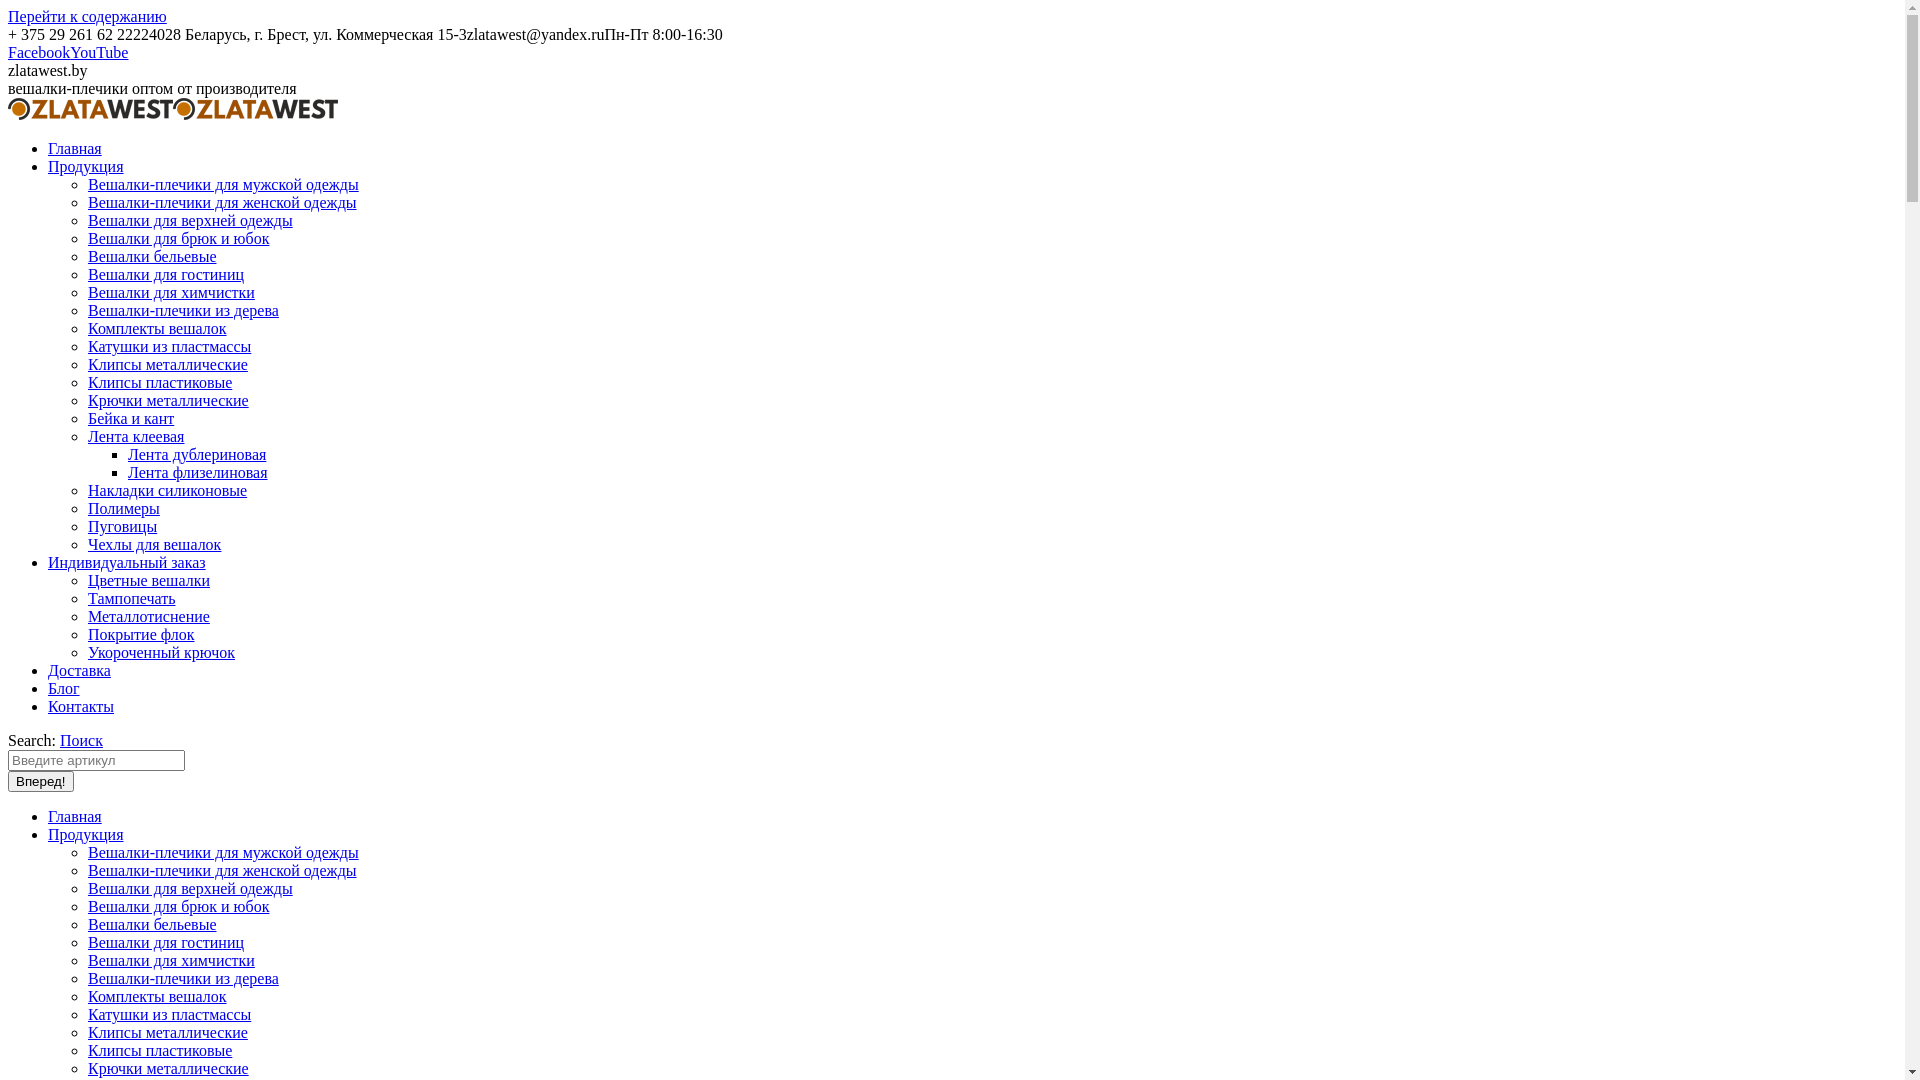  Describe the element at coordinates (38, 51) in the screenshot. I see `'Facebook'` at that location.